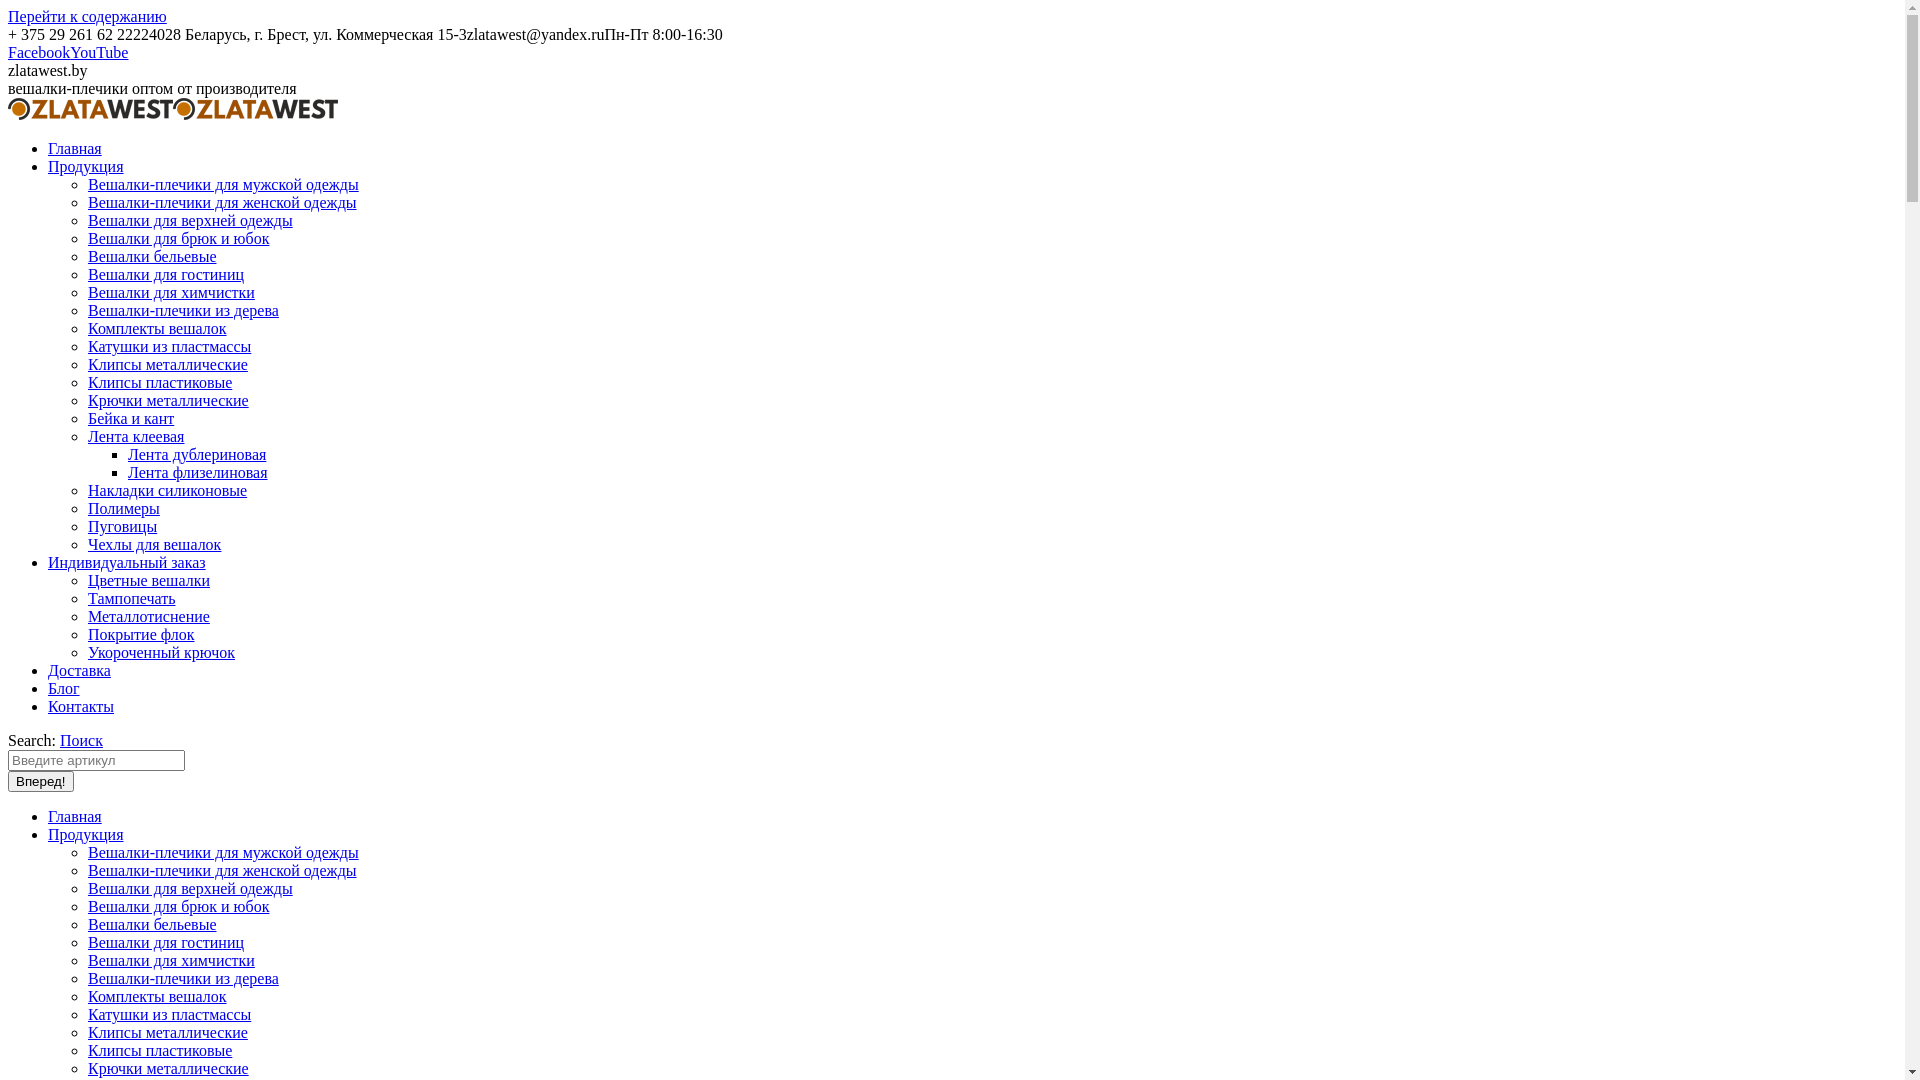  Describe the element at coordinates (38, 51) in the screenshot. I see `'Facebook'` at that location.